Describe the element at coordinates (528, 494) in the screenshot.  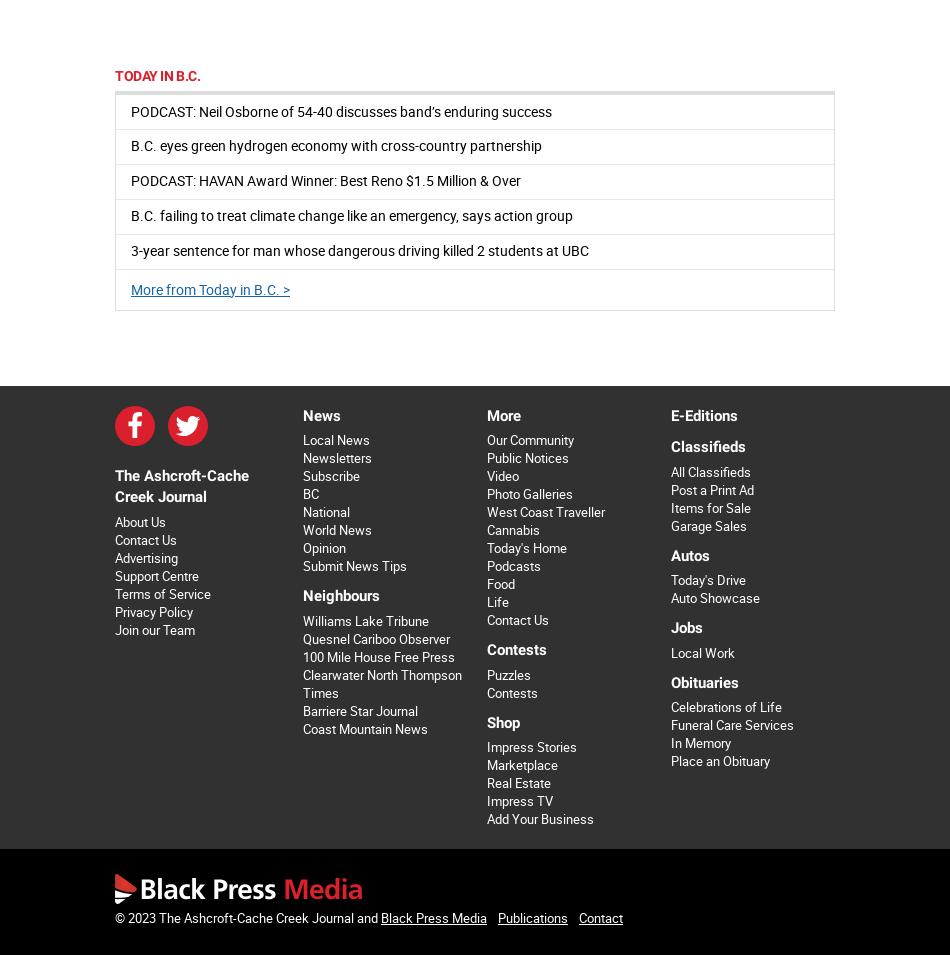
I see `'Photo Galleries'` at that location.